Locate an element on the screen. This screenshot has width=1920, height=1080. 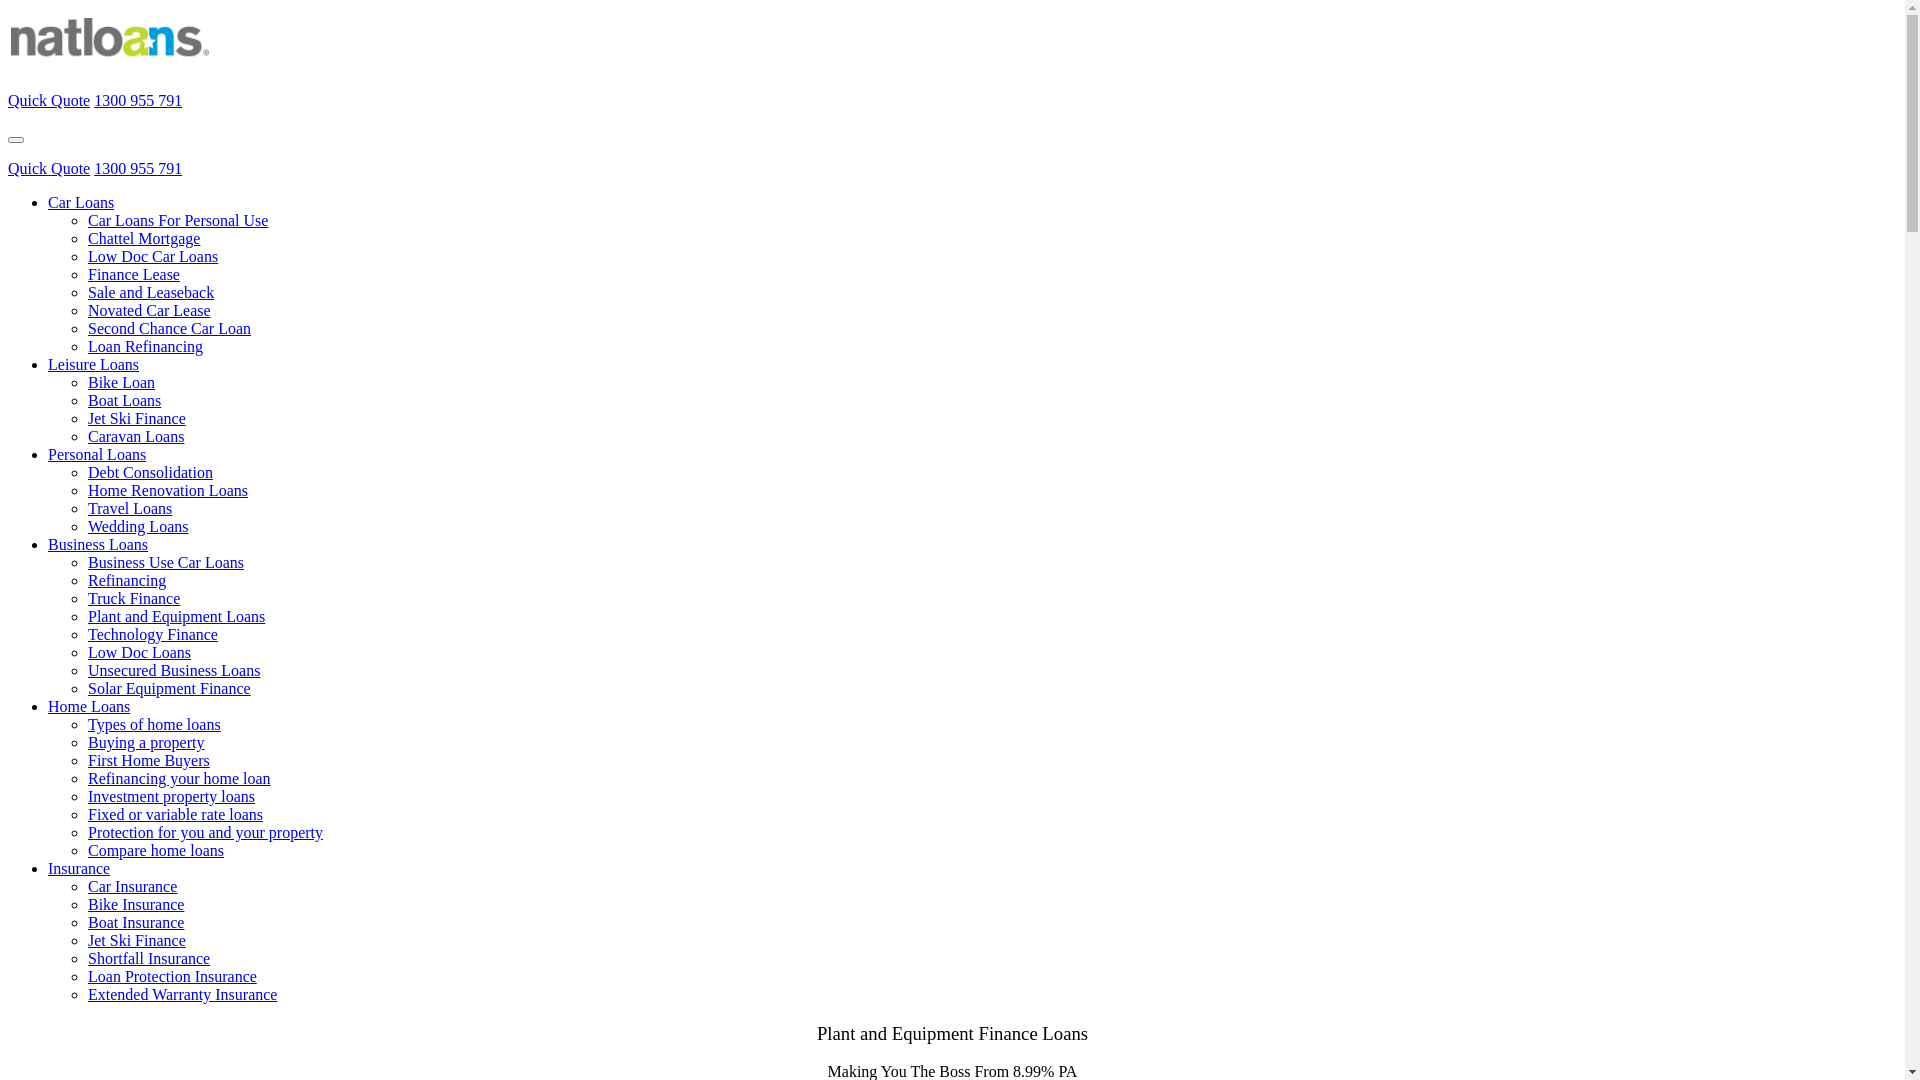
'Personal Loans' is located at coordinates (95, 454).